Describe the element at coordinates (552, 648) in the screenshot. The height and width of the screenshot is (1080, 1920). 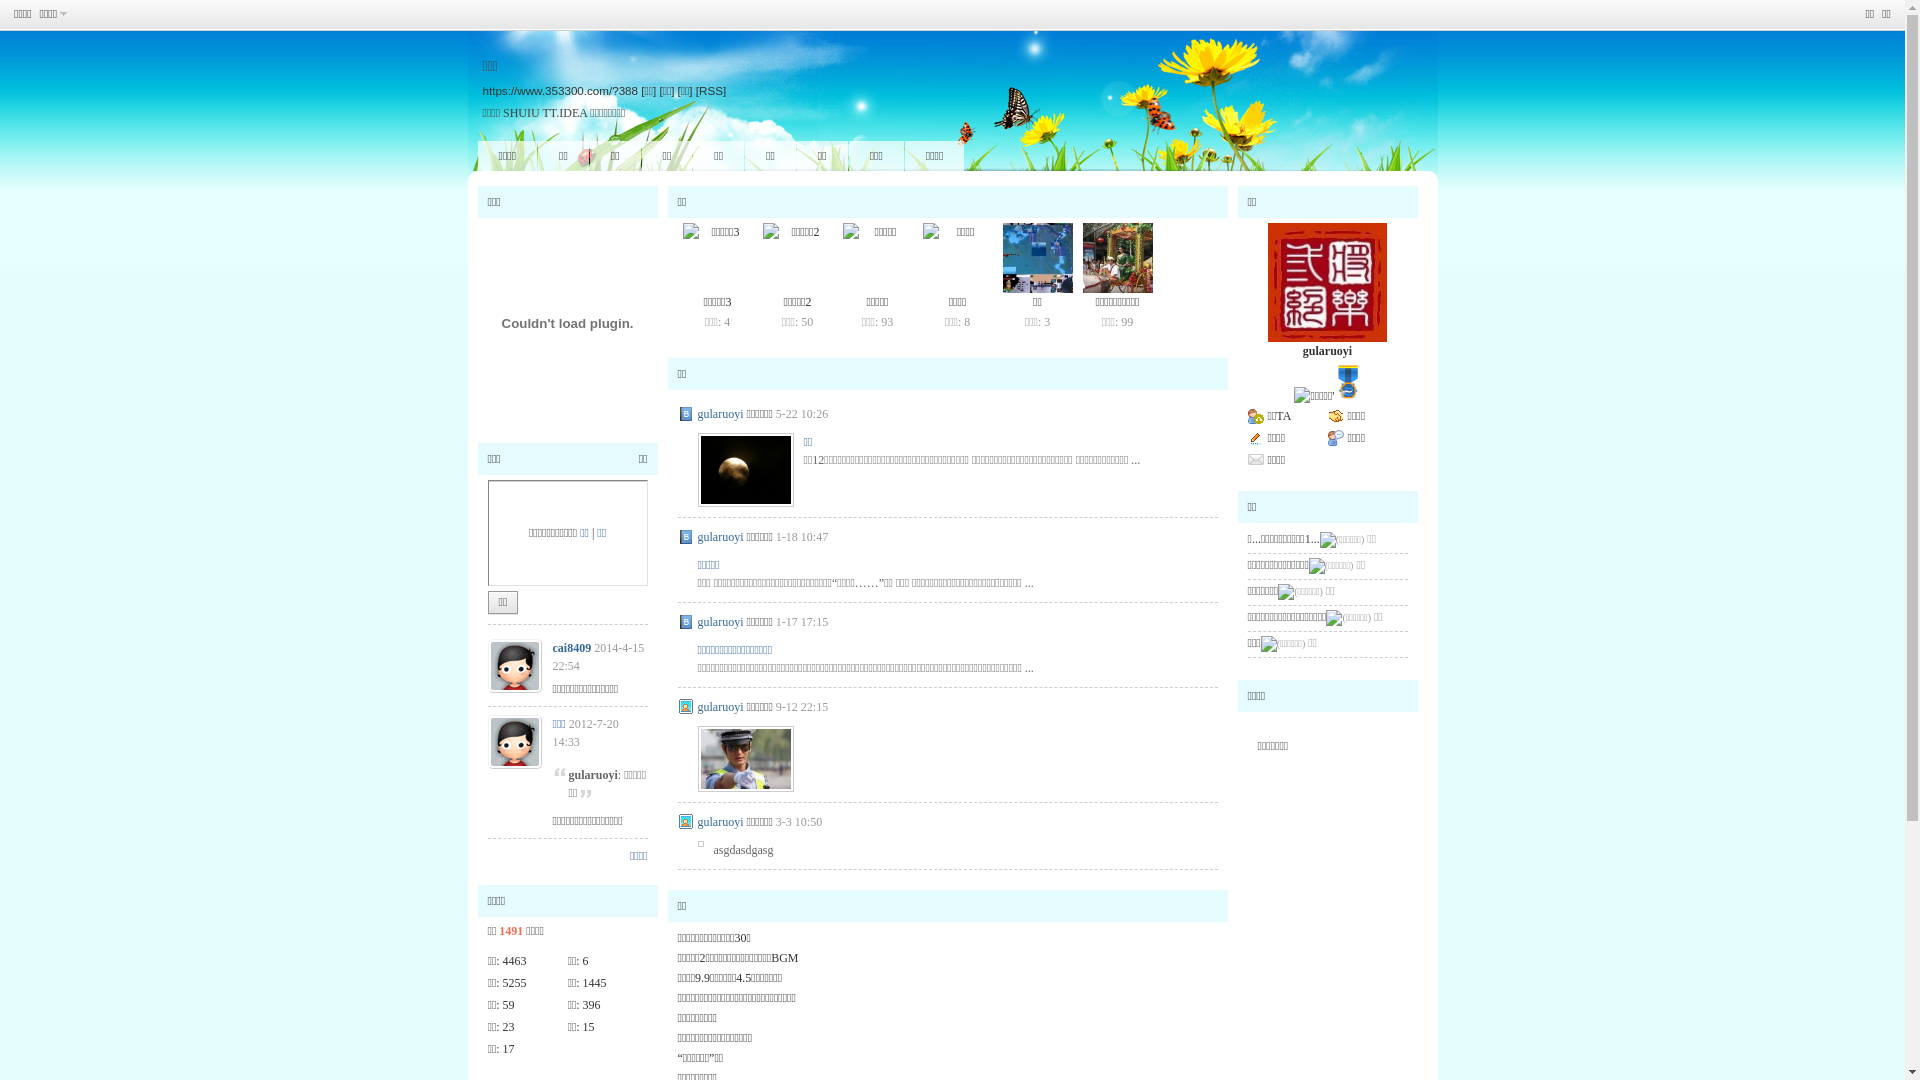
I see `'cai8409'` at that location.